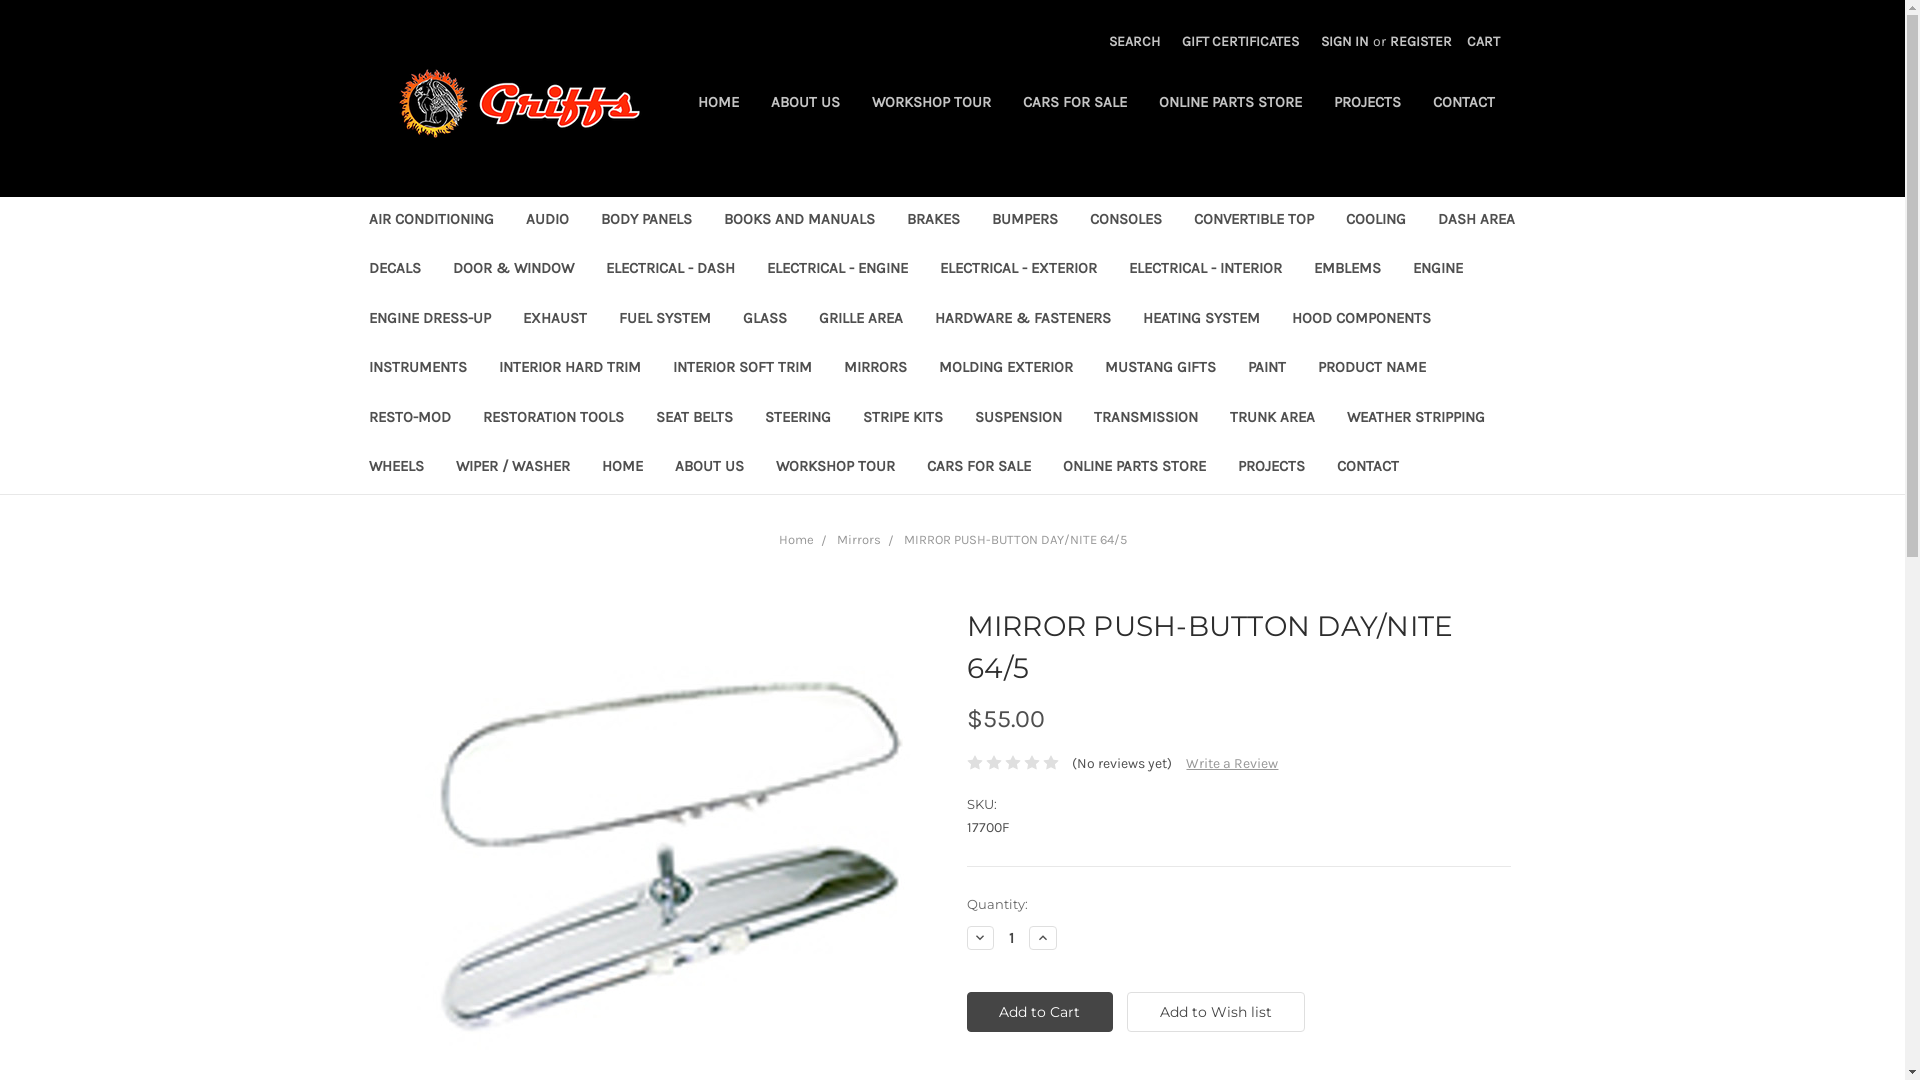 This screenshot has width=1920, height=1080. Describe the element at coordinates (1366, 468) in the screenshot. I see `'CONTACT'` at that location.